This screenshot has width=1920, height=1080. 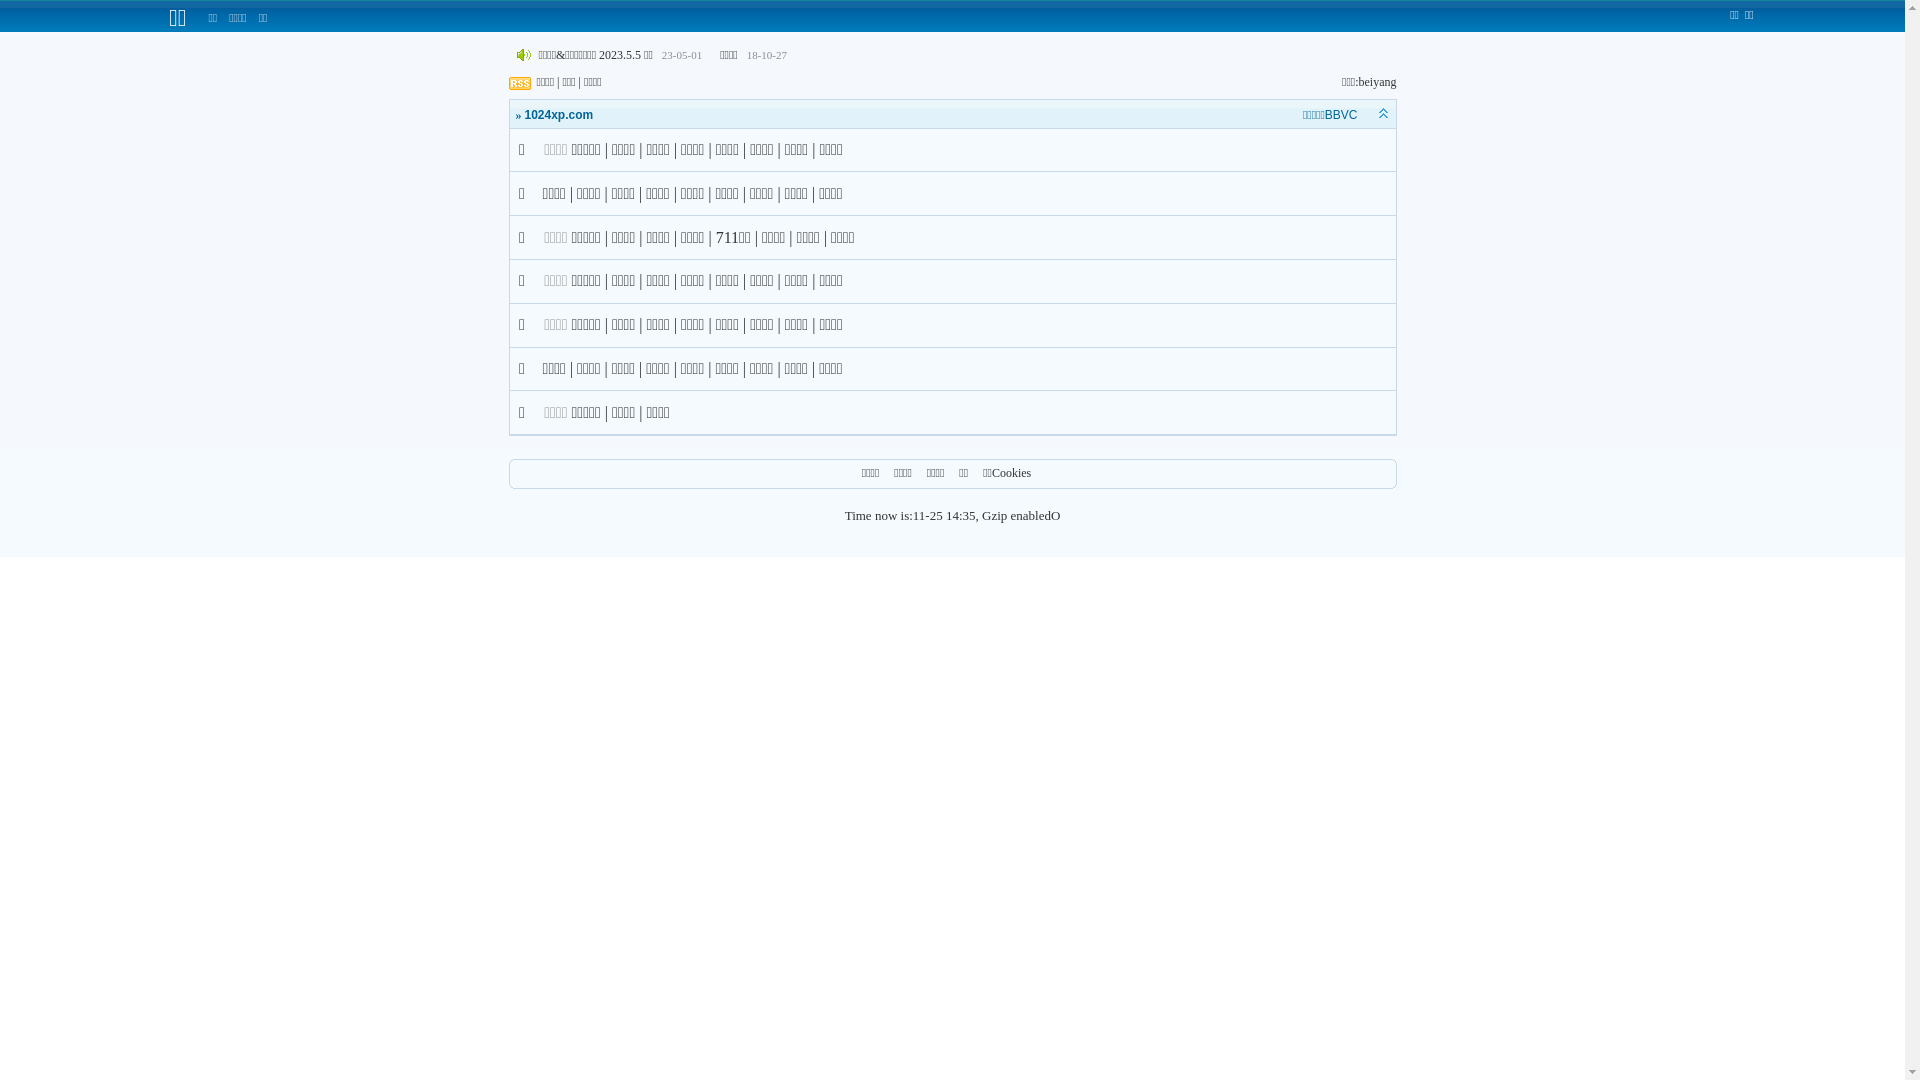 I want to click on '1024xp.com', so click(x=558, y=115).